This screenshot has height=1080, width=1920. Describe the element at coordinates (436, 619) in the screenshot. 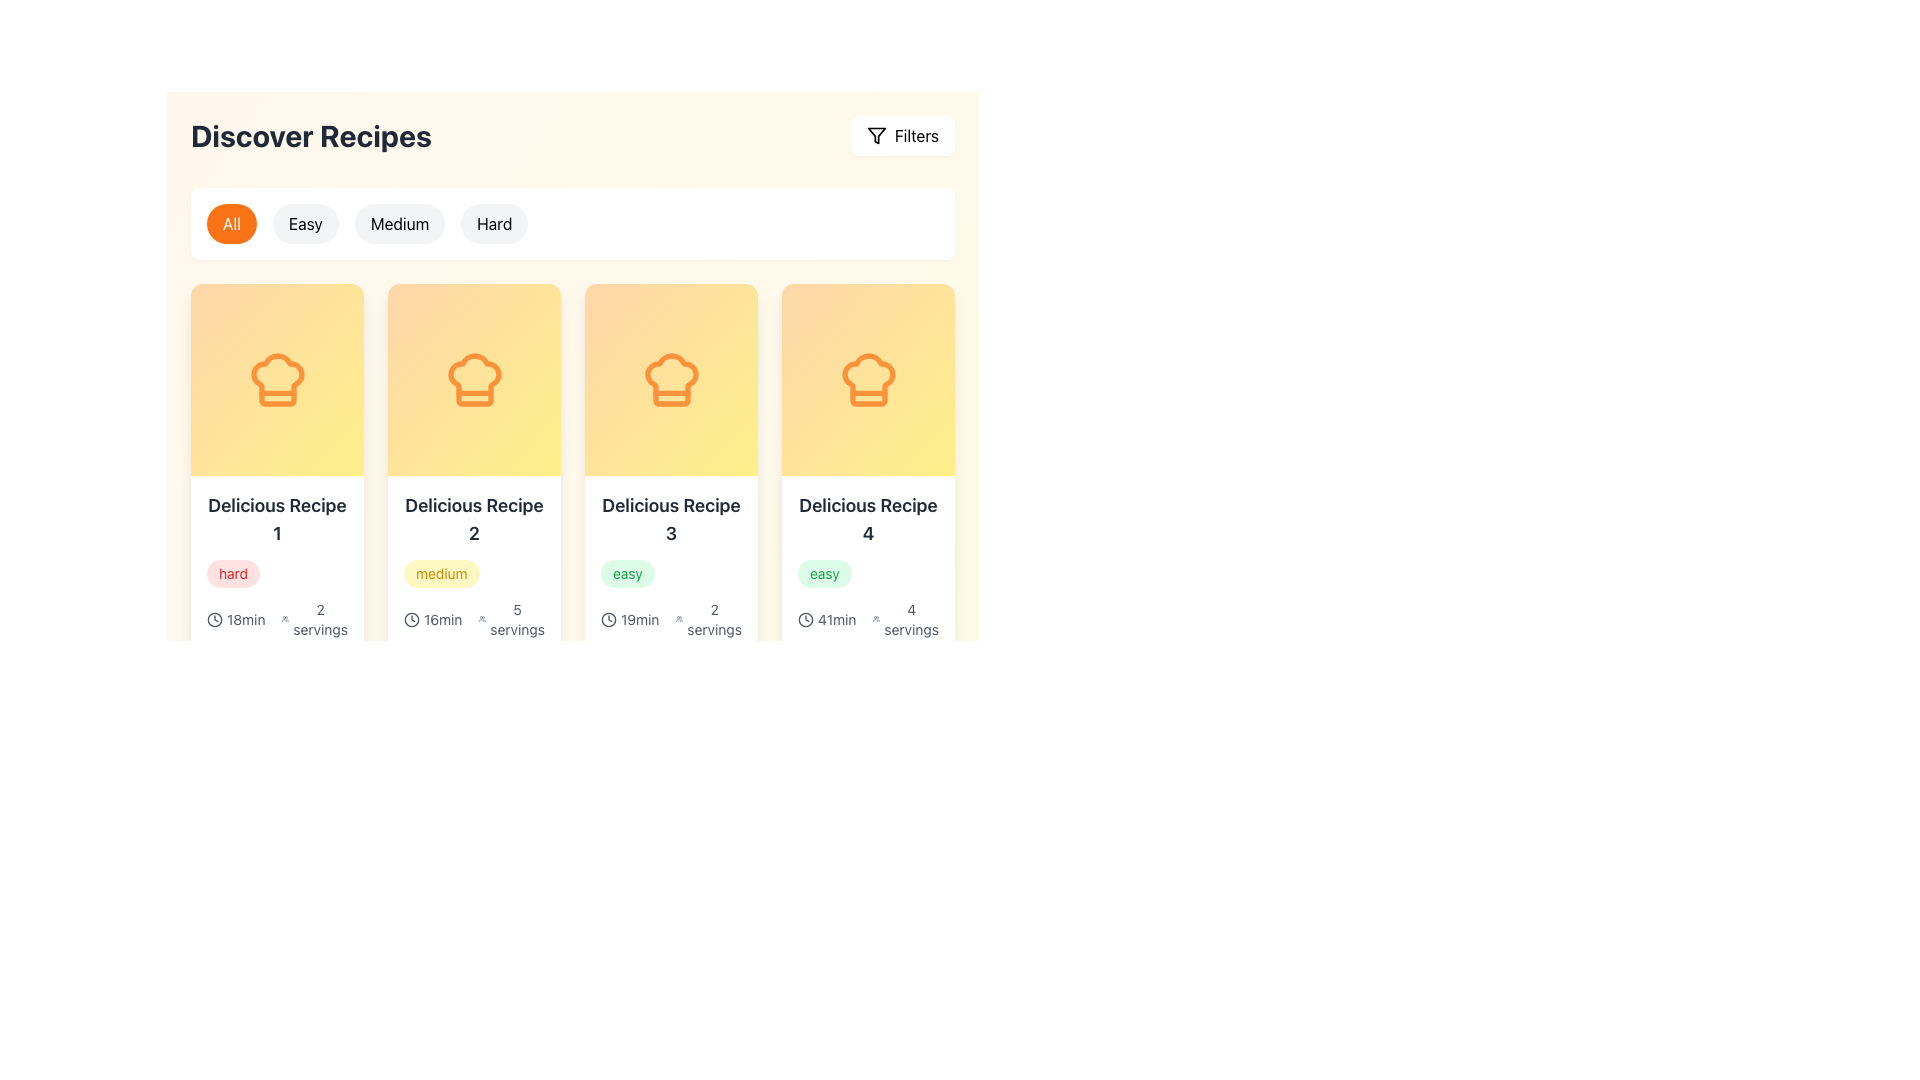

I see `preparation time displayed on the informational label for the recipe in the second card of the grid layout, located below 'Delicious Recipe 2' and above '5 servings'` at that location.